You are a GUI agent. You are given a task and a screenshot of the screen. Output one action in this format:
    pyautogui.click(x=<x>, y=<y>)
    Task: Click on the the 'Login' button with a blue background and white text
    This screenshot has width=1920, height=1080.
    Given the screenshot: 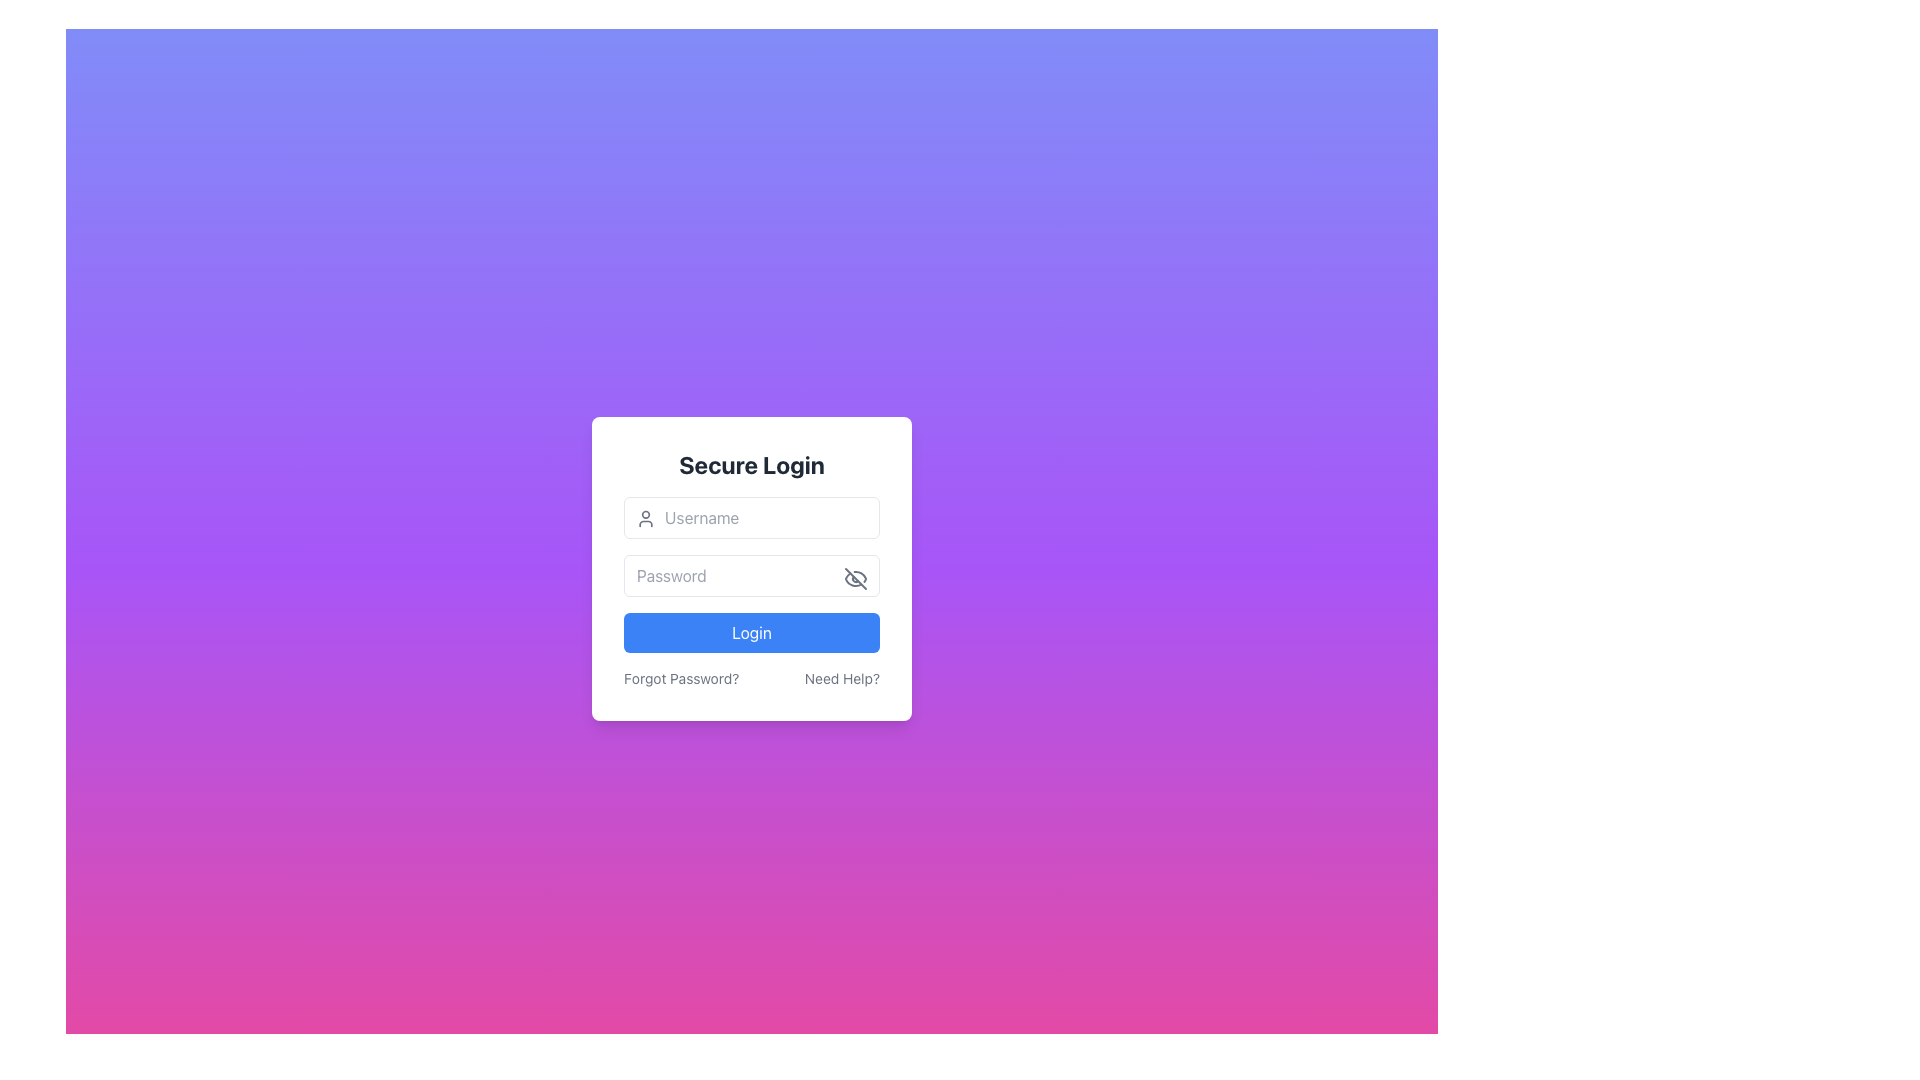 What is the action you would take?
    pyautogui.click(x=751, y=632)
    